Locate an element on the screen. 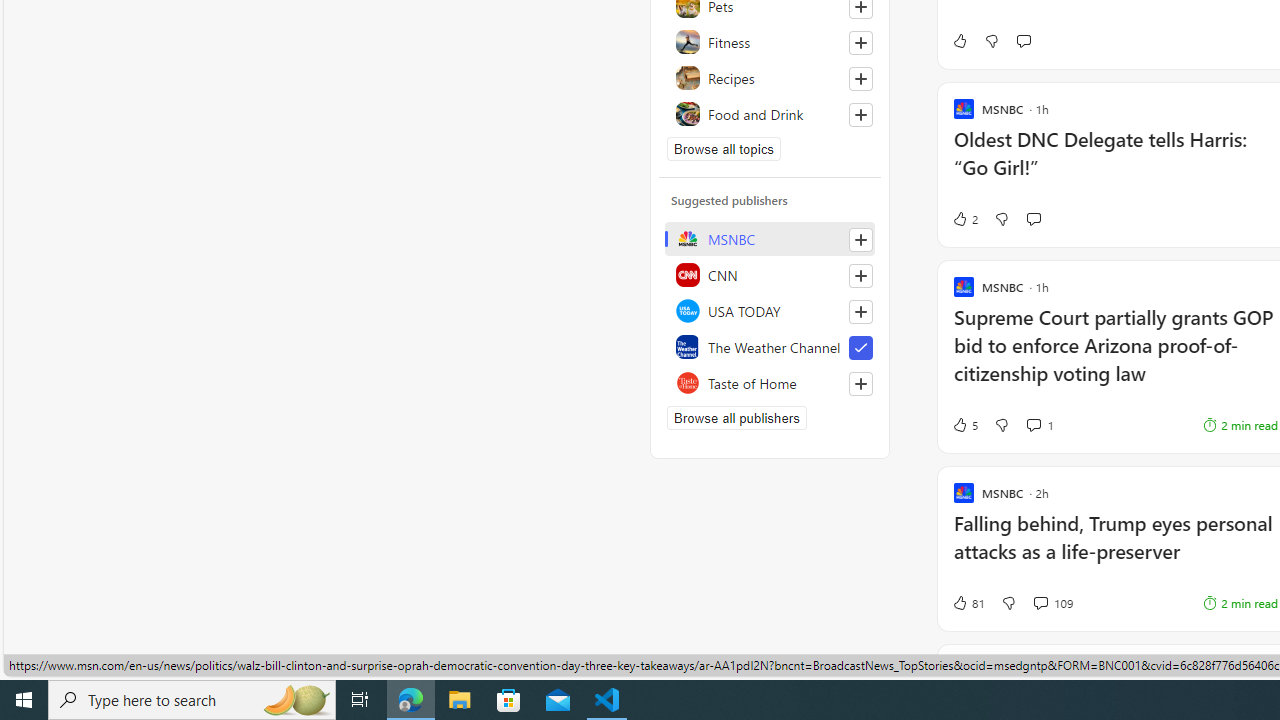 The width and height of the screenshot is (1280, 720). '2 Like' is located at coordinates (964, 219).